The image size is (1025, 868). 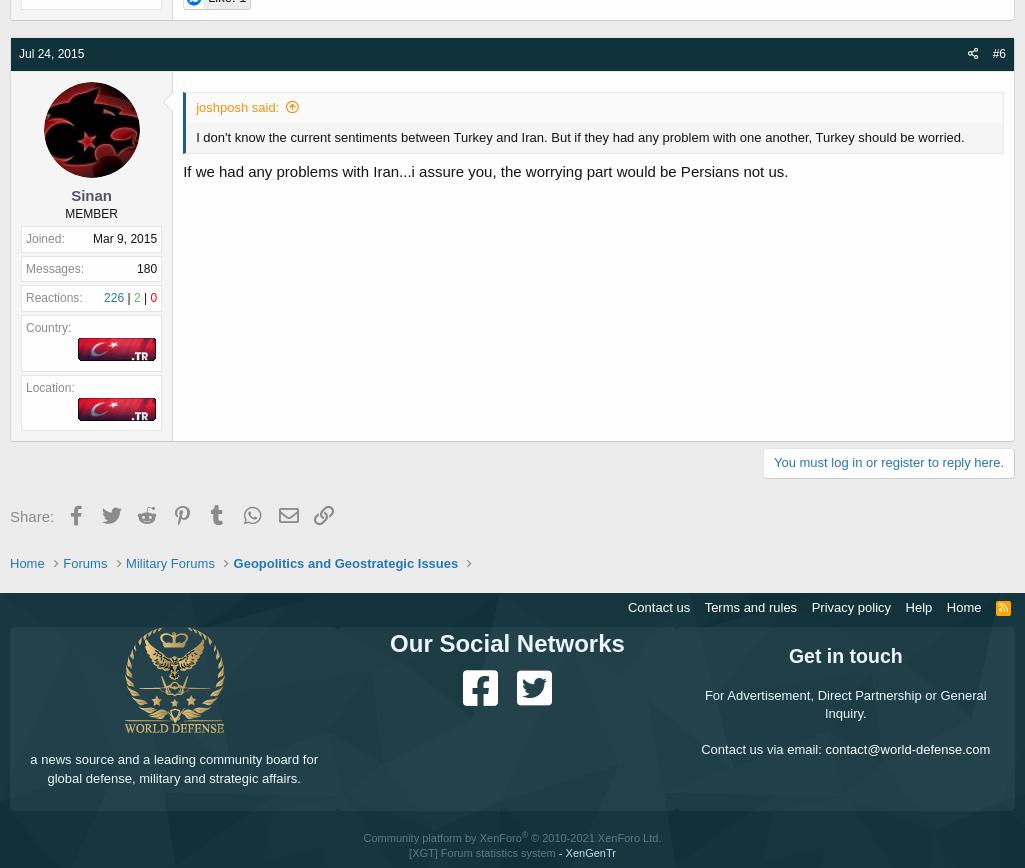 I want to click on '#6', so click(x=997, y=53).